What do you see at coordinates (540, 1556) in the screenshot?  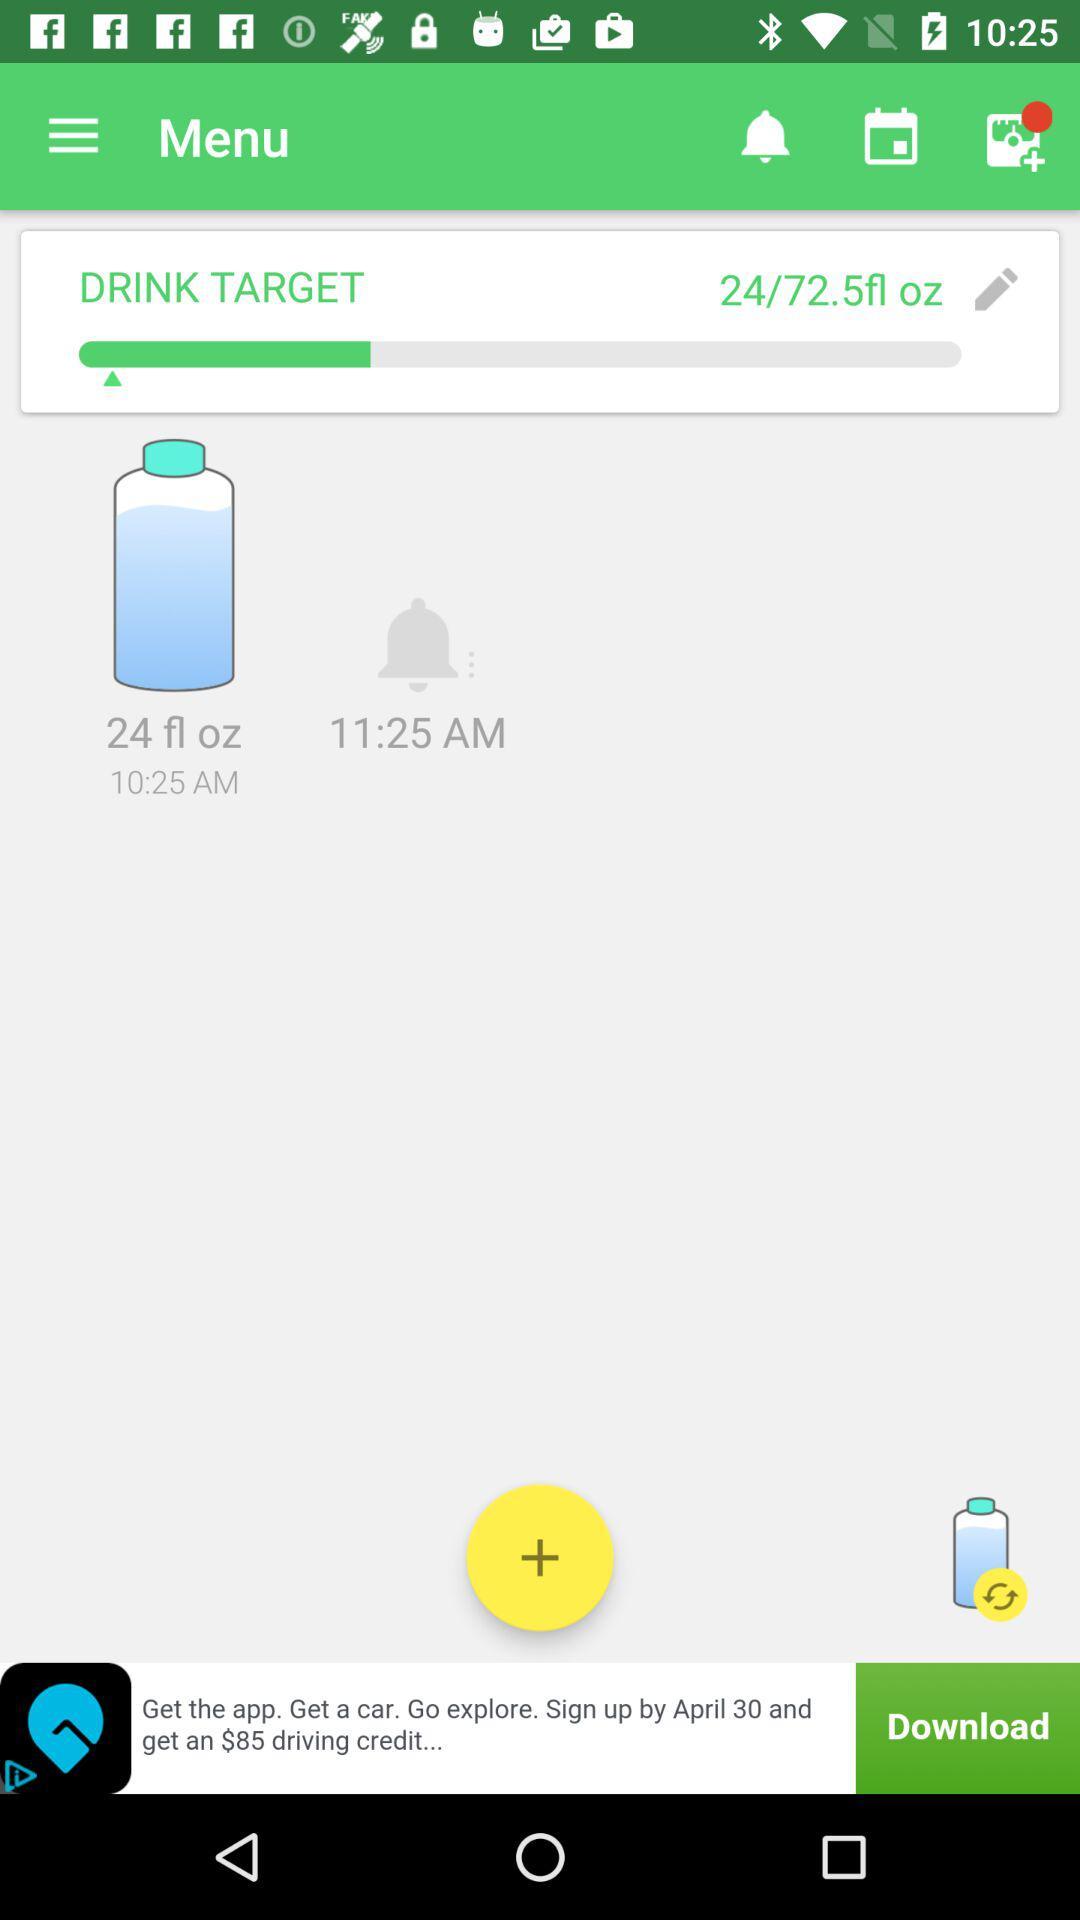 I see `water tracker` at bounding box center [540, 1556].